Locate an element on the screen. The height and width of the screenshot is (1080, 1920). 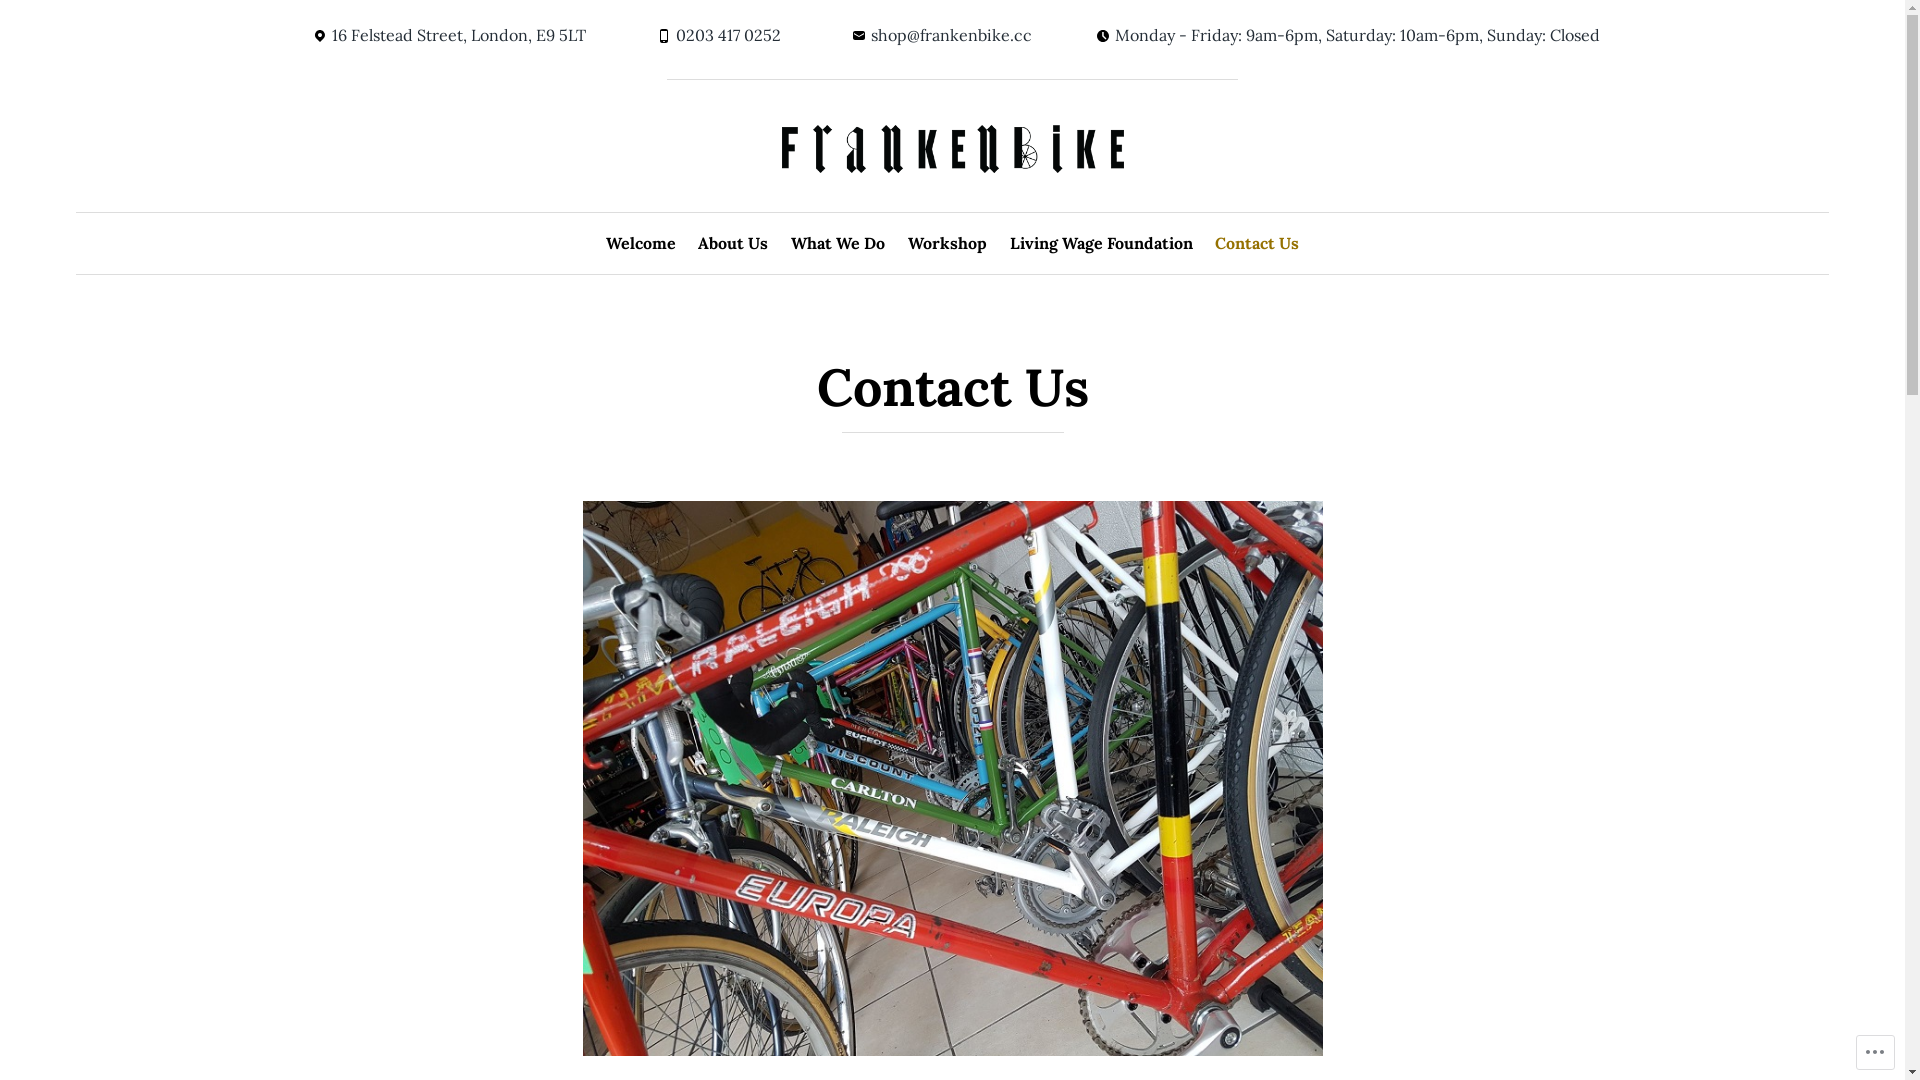
'0203 417 0252' is located at coordinates (648, 35).